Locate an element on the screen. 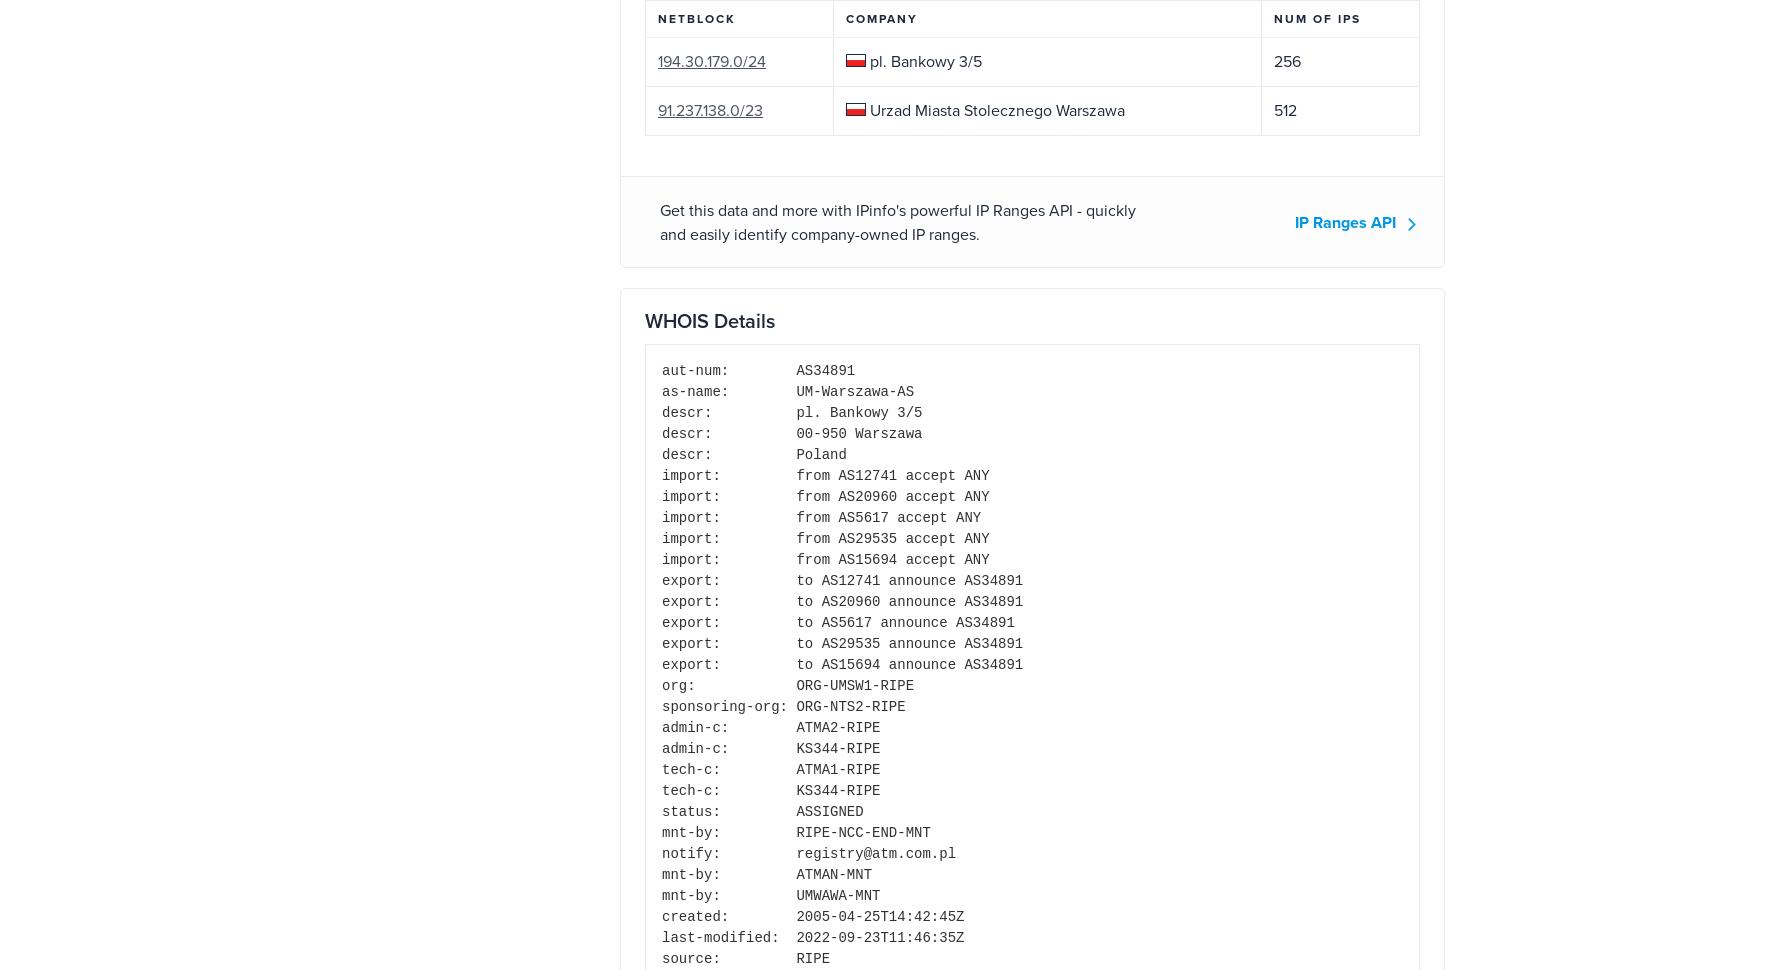 This screenshot has height=970, width=1780. 'Help center' is located at coordinates (810, 782).